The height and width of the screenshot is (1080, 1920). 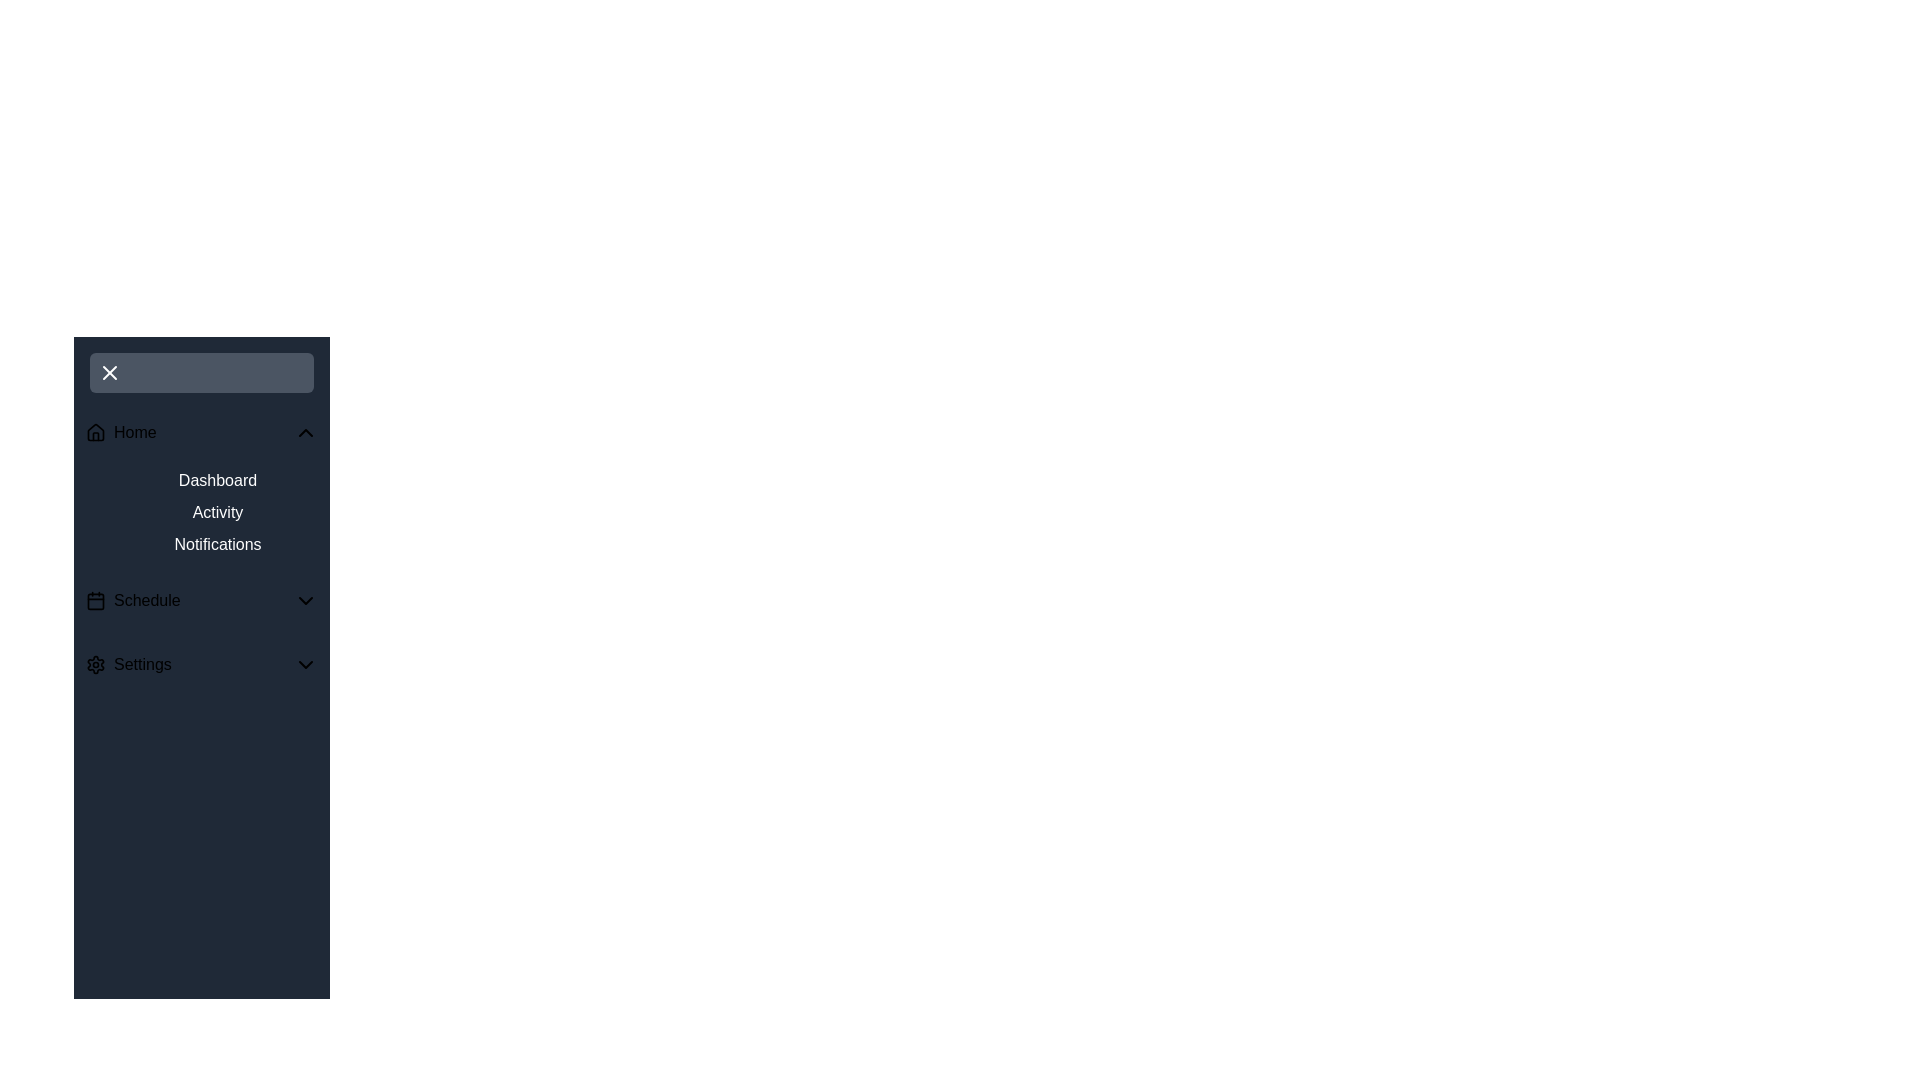 I want to click on the 'Schedule' navigation label, which is located in the sidebar menu under 'Home' and above 'Settings', adjacent to a calendar icon, so click(x=146, y=600).